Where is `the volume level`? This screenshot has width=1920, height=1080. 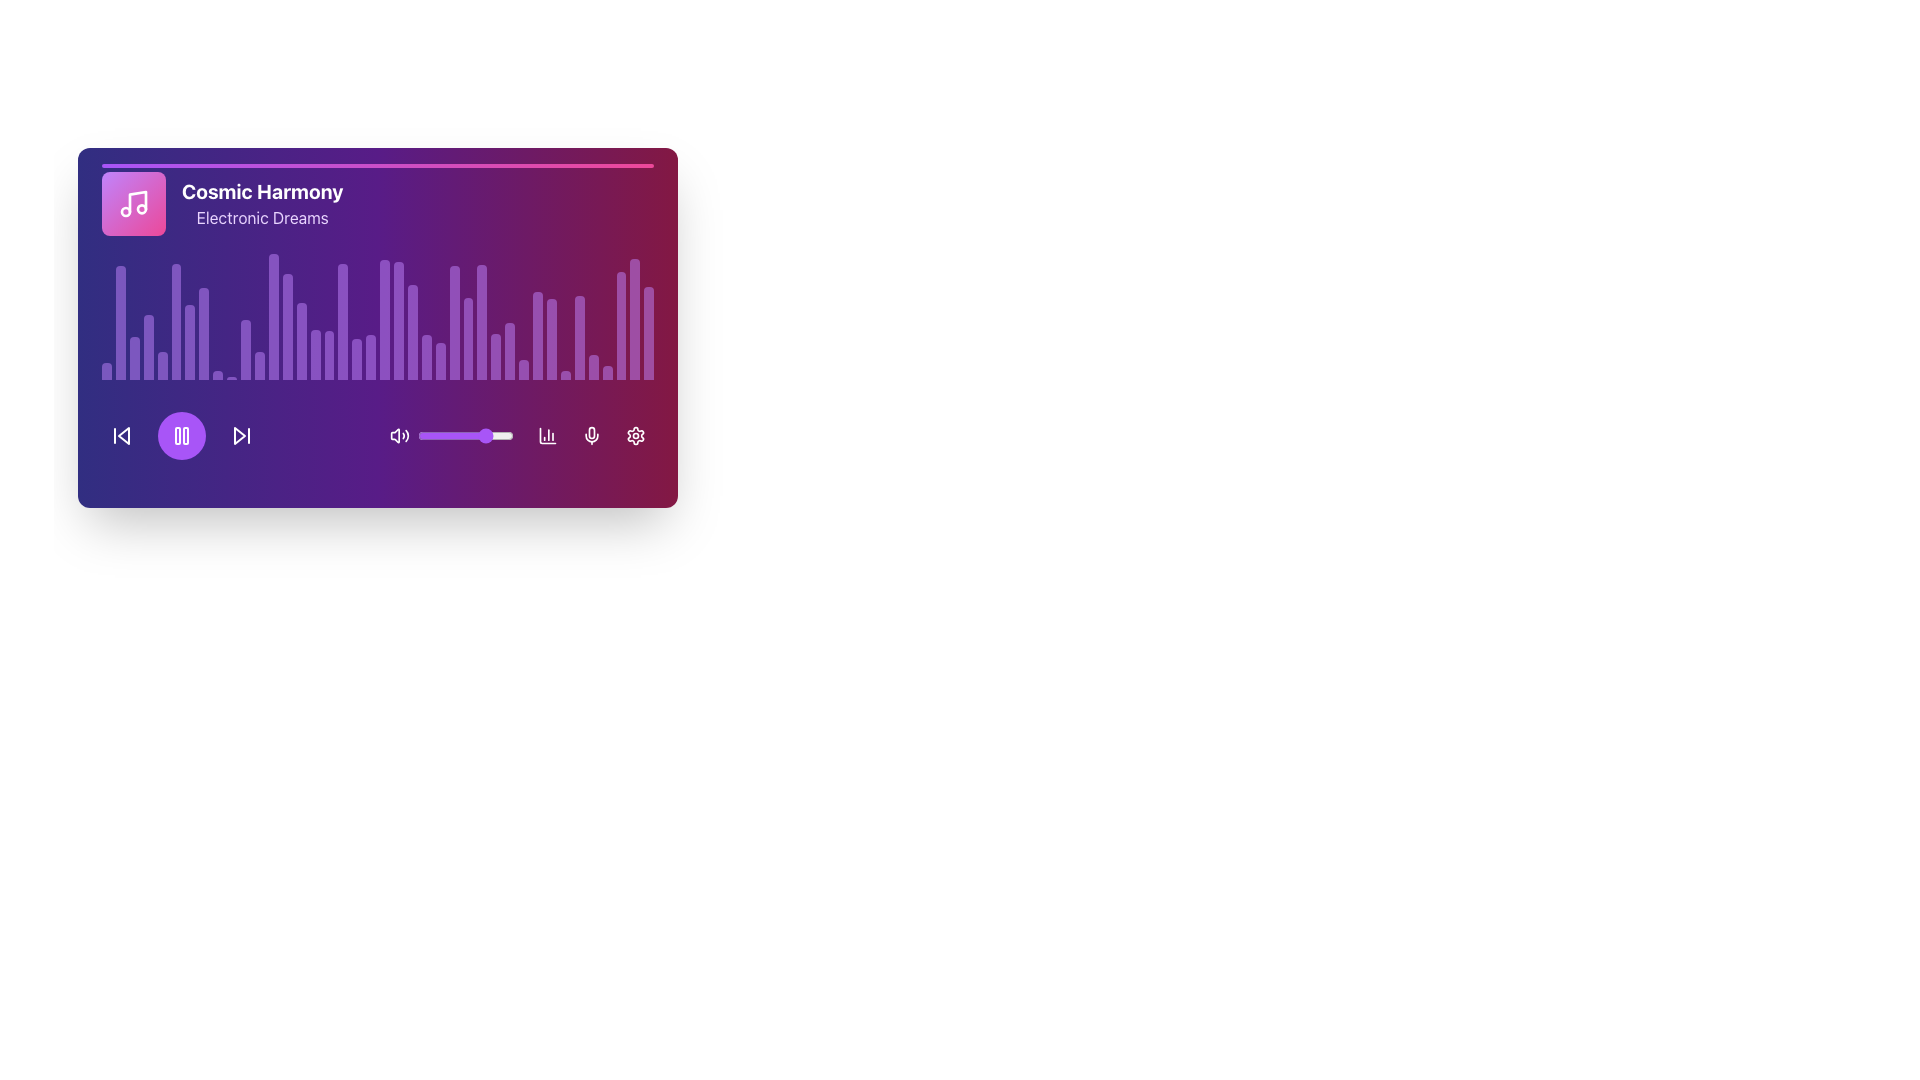
the volume level is located at coordinates (453, 434).